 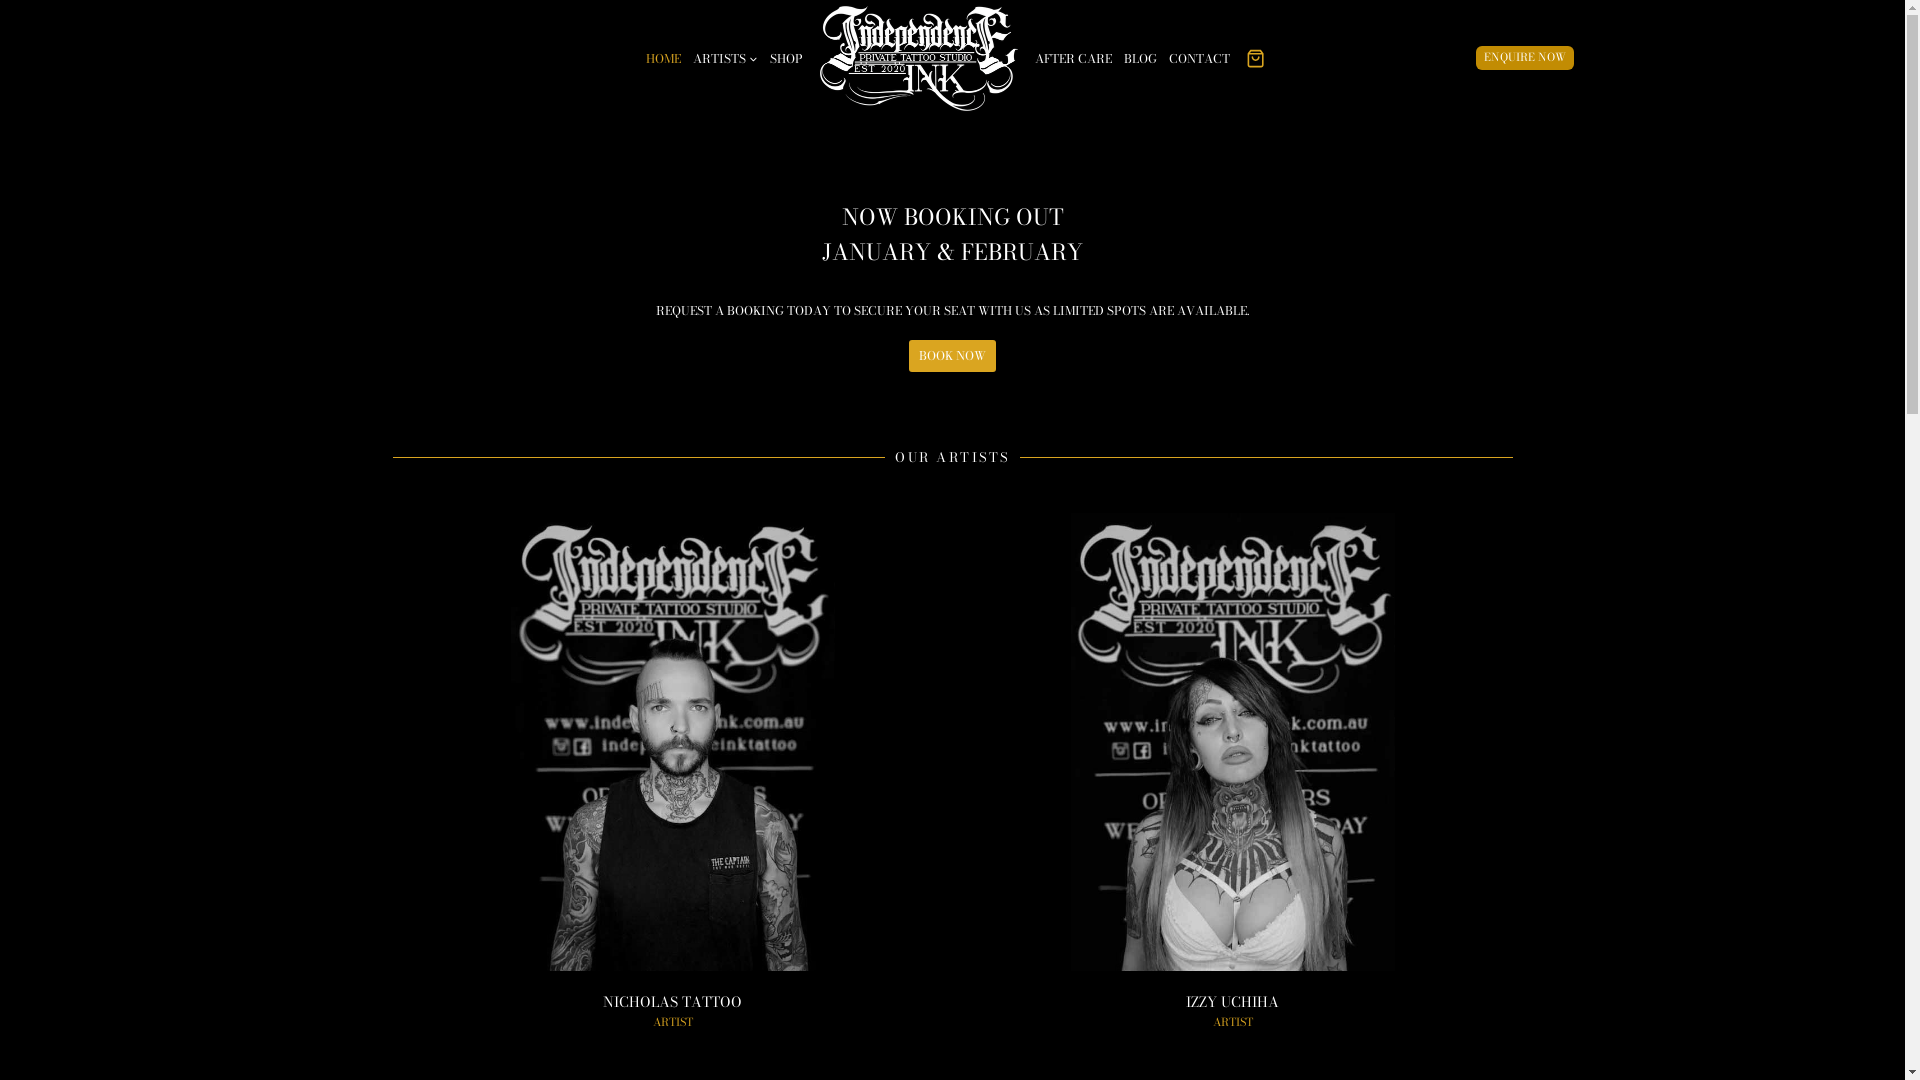 What do you see at coordinates (724, 56) in the screenshot?
I see `'ARTISTS'` at bounding box center [724, 56].